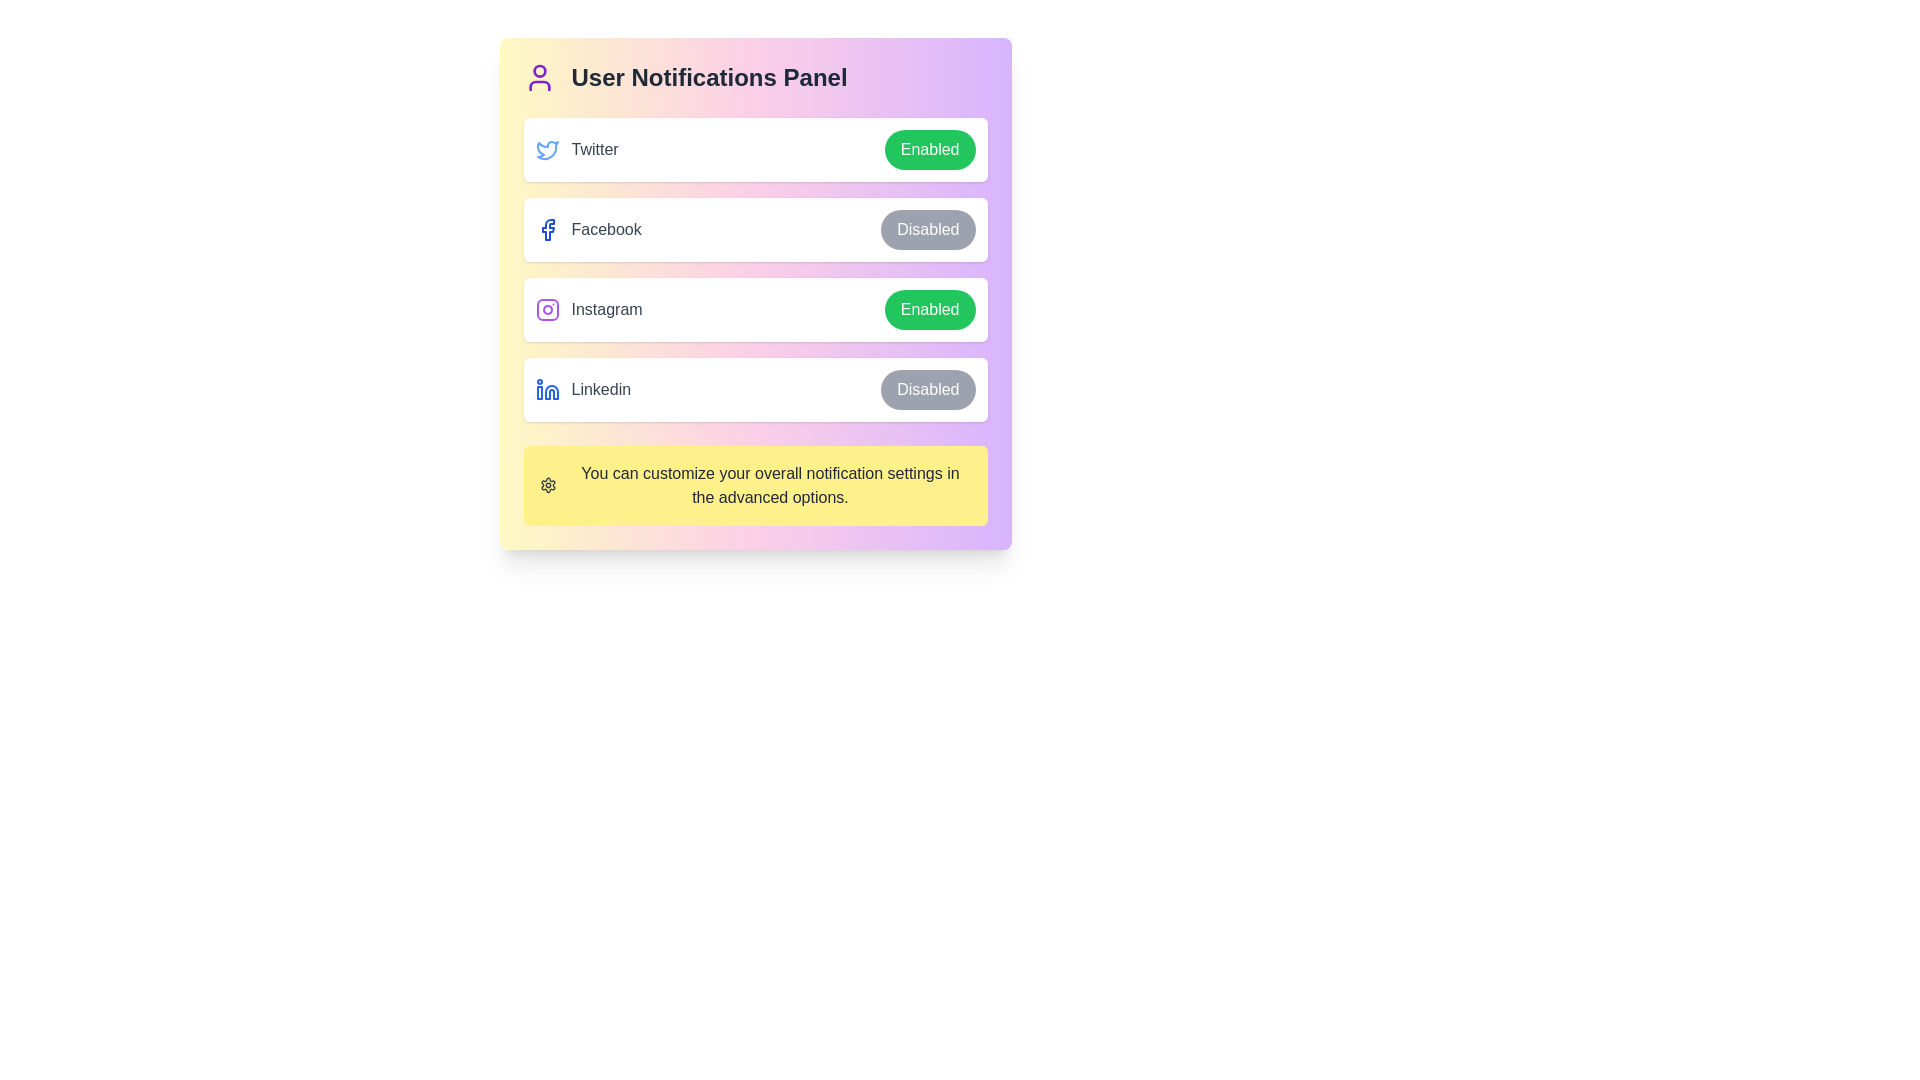  What do you see at coordinates (539, 393) in the screenshot?
I see `the narrow rectangular decorative graphical element located within the LinkedIn icon of the user notifications panel, positioned below the circular element` at bounding box center [539, 393].